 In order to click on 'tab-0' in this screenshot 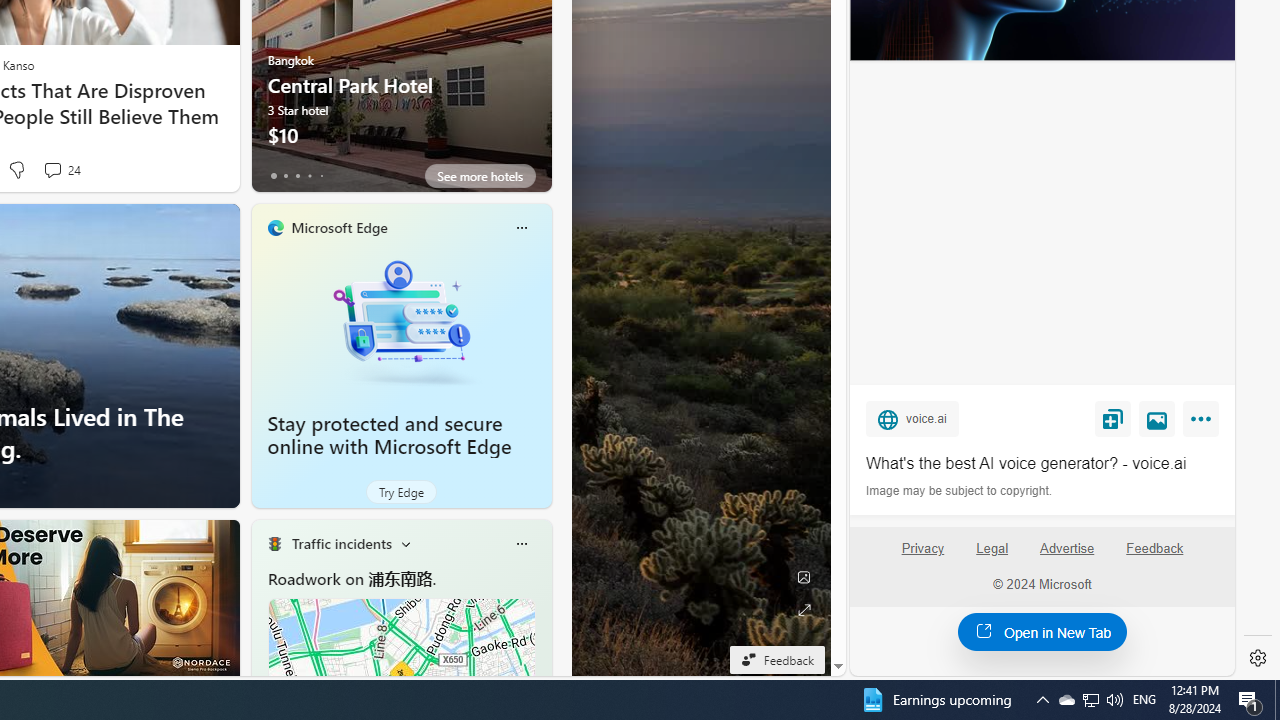, I will do `click(272, 175)`.